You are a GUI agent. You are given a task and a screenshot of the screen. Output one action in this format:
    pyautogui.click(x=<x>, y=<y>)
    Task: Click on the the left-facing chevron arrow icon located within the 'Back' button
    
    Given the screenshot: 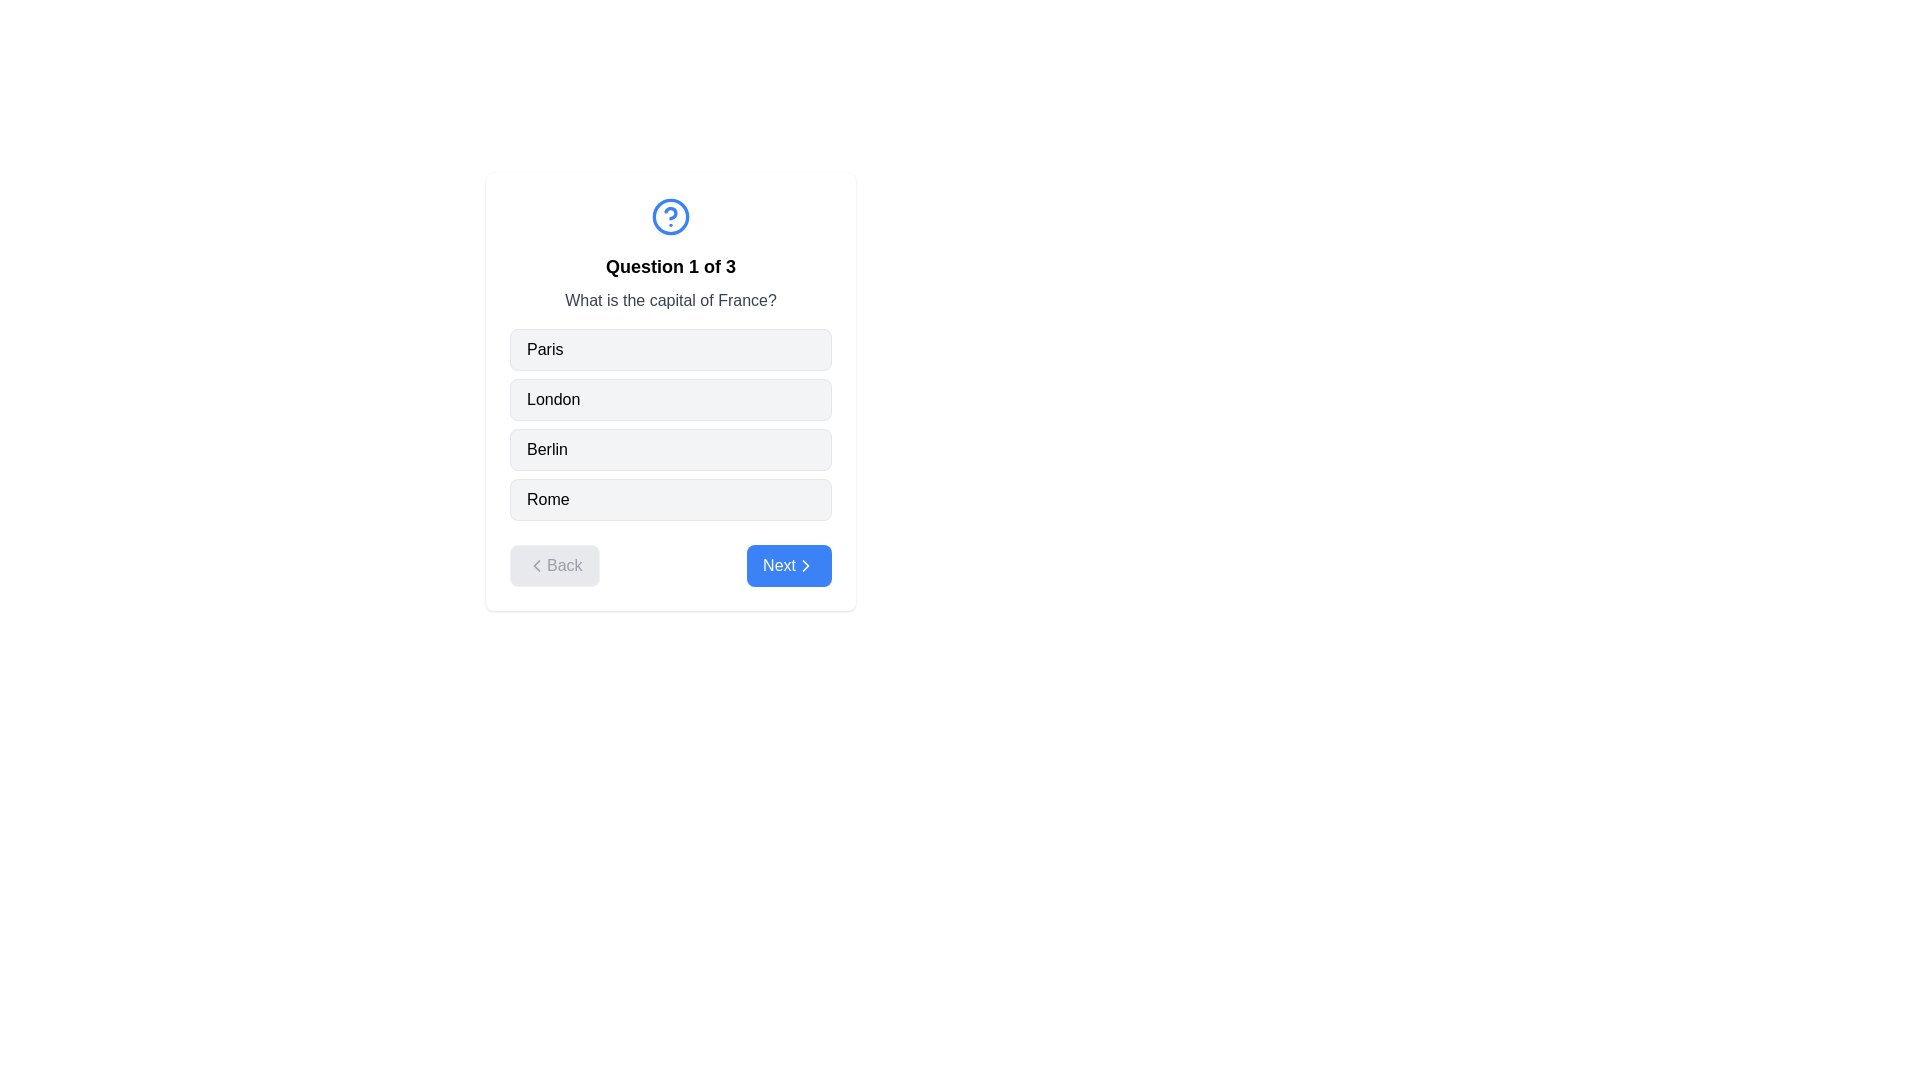 What is the action you would take?
    pyautogui.click(x=537, y=566)
    